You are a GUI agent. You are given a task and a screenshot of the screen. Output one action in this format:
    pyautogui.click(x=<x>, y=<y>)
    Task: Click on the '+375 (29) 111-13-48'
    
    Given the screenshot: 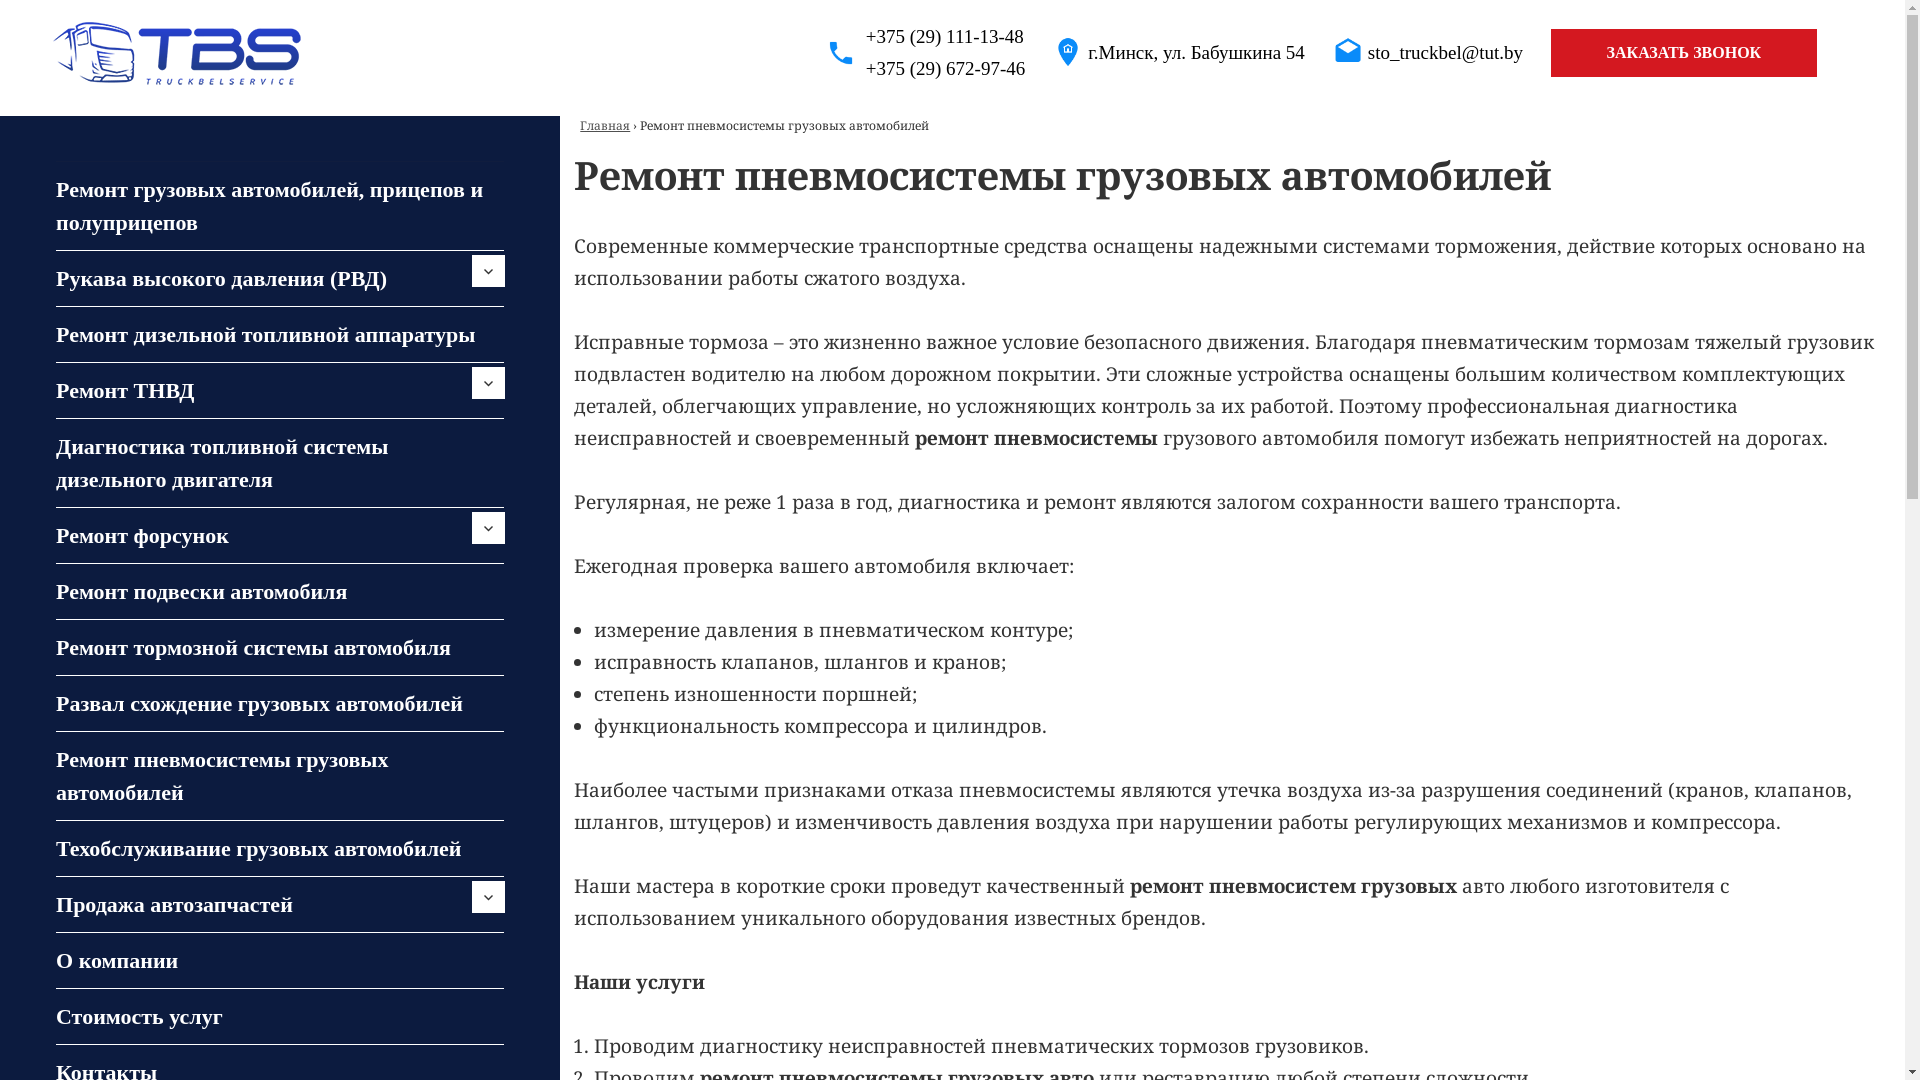 What is the action you would take?
    pyautogui.click(x=825, y=37)
    